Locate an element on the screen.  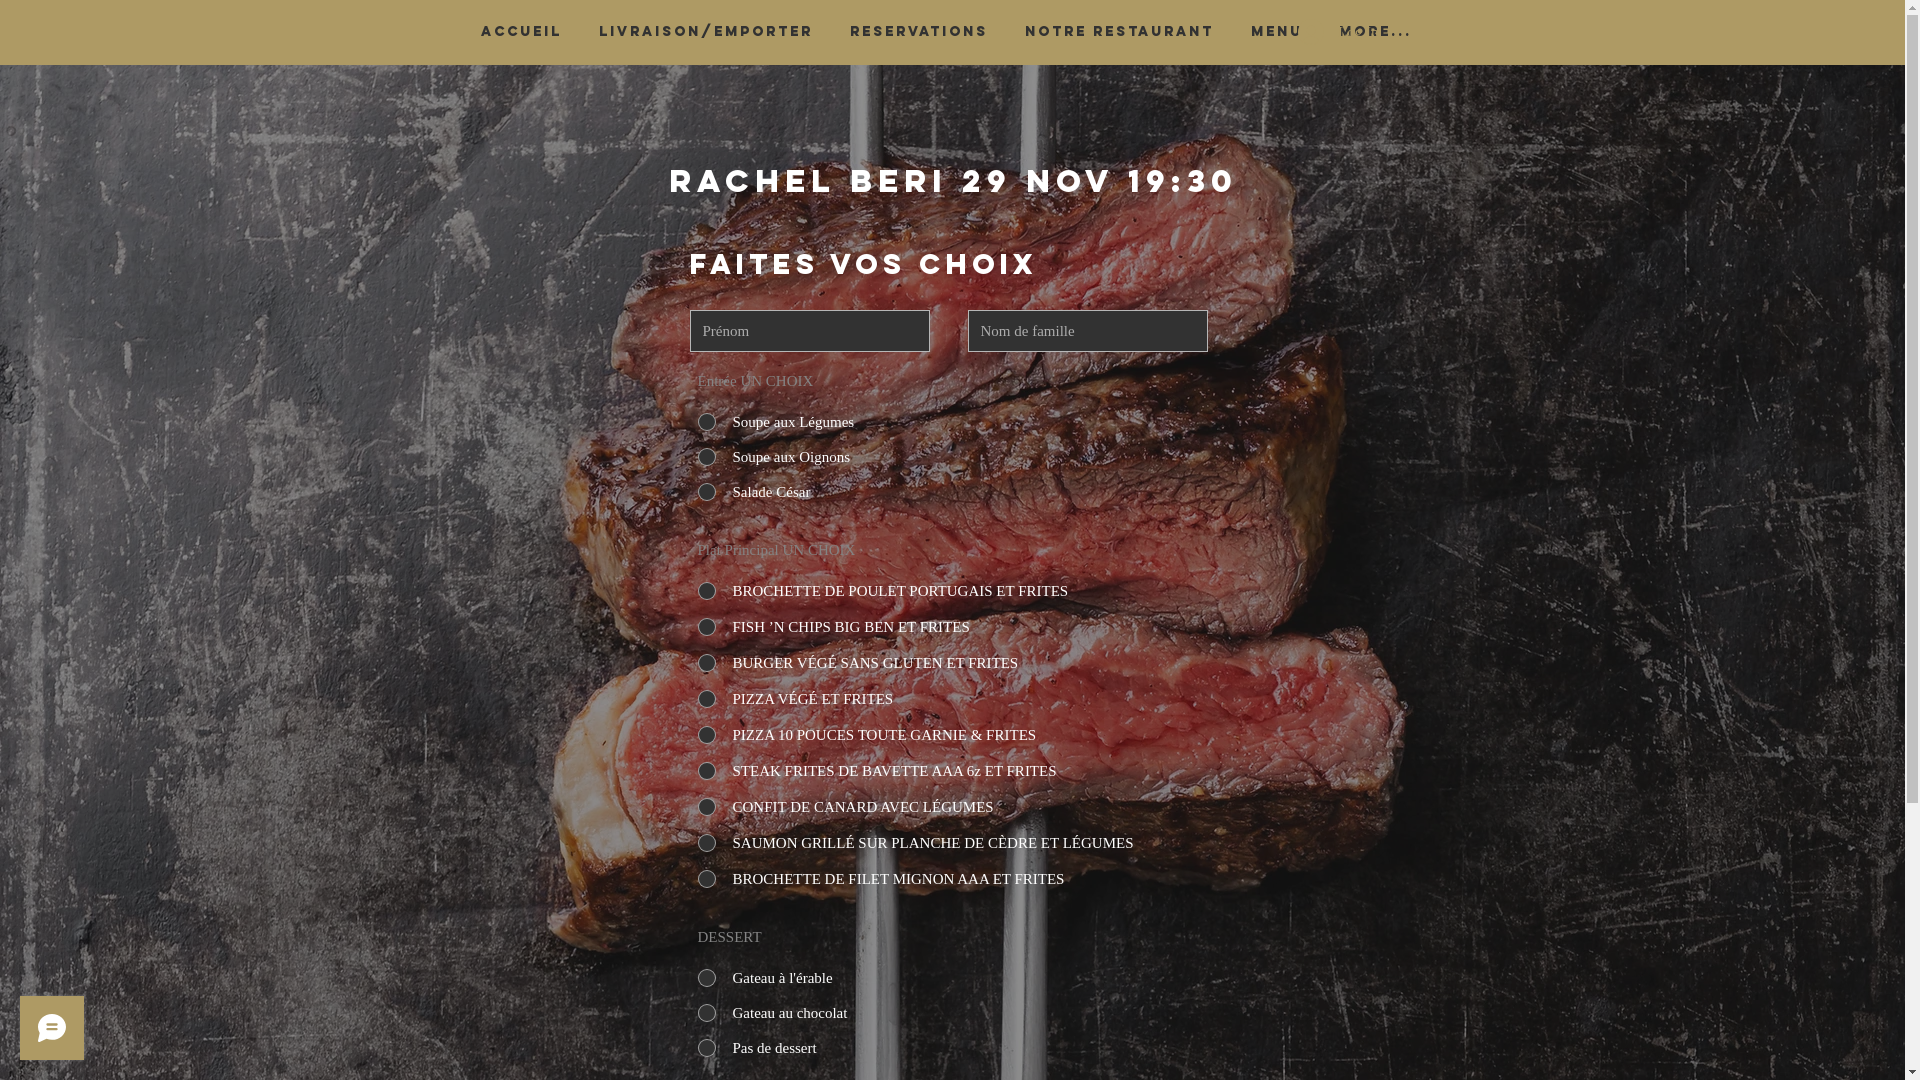
'ACCUEIL' is located at coordinates (521, 31).